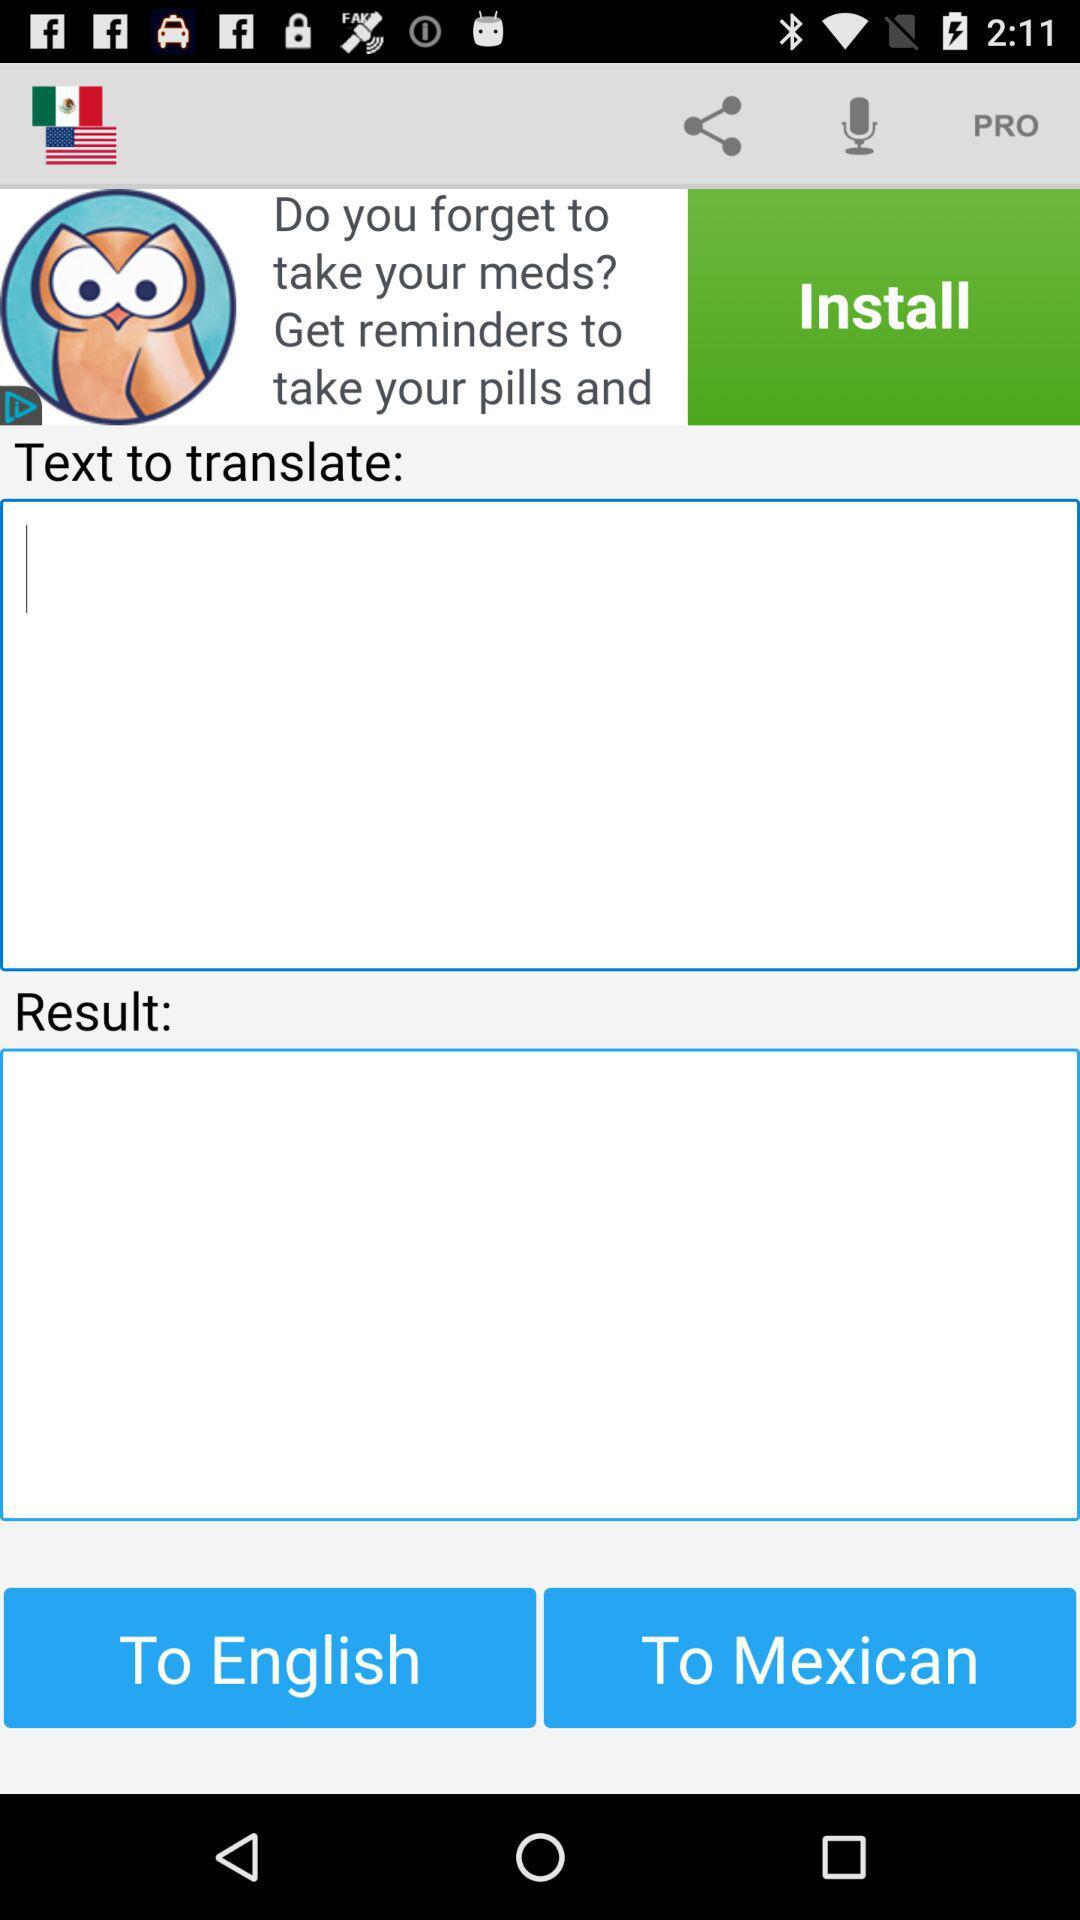 The height and width of the screenshot is (1920, 1080). Describe the element at coordinates (540, 1284) in the screenshot. I see `showing result` at that location.